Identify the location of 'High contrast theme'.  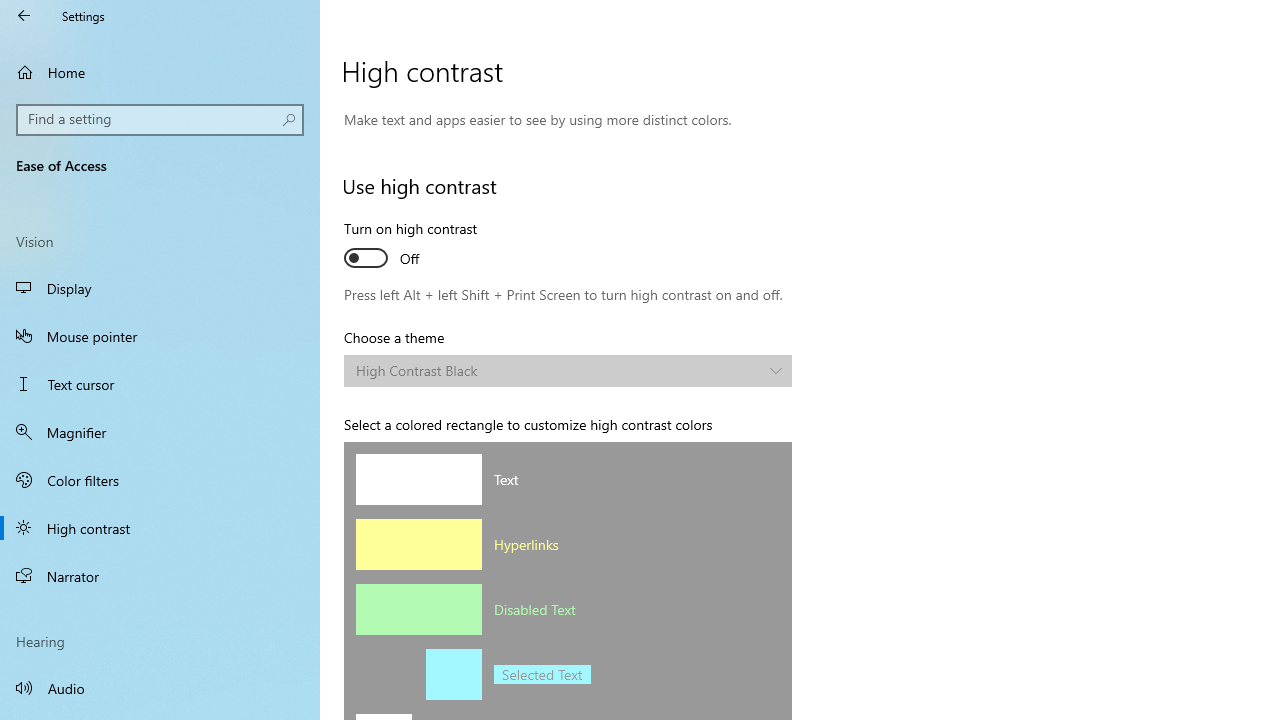
(567, 371).